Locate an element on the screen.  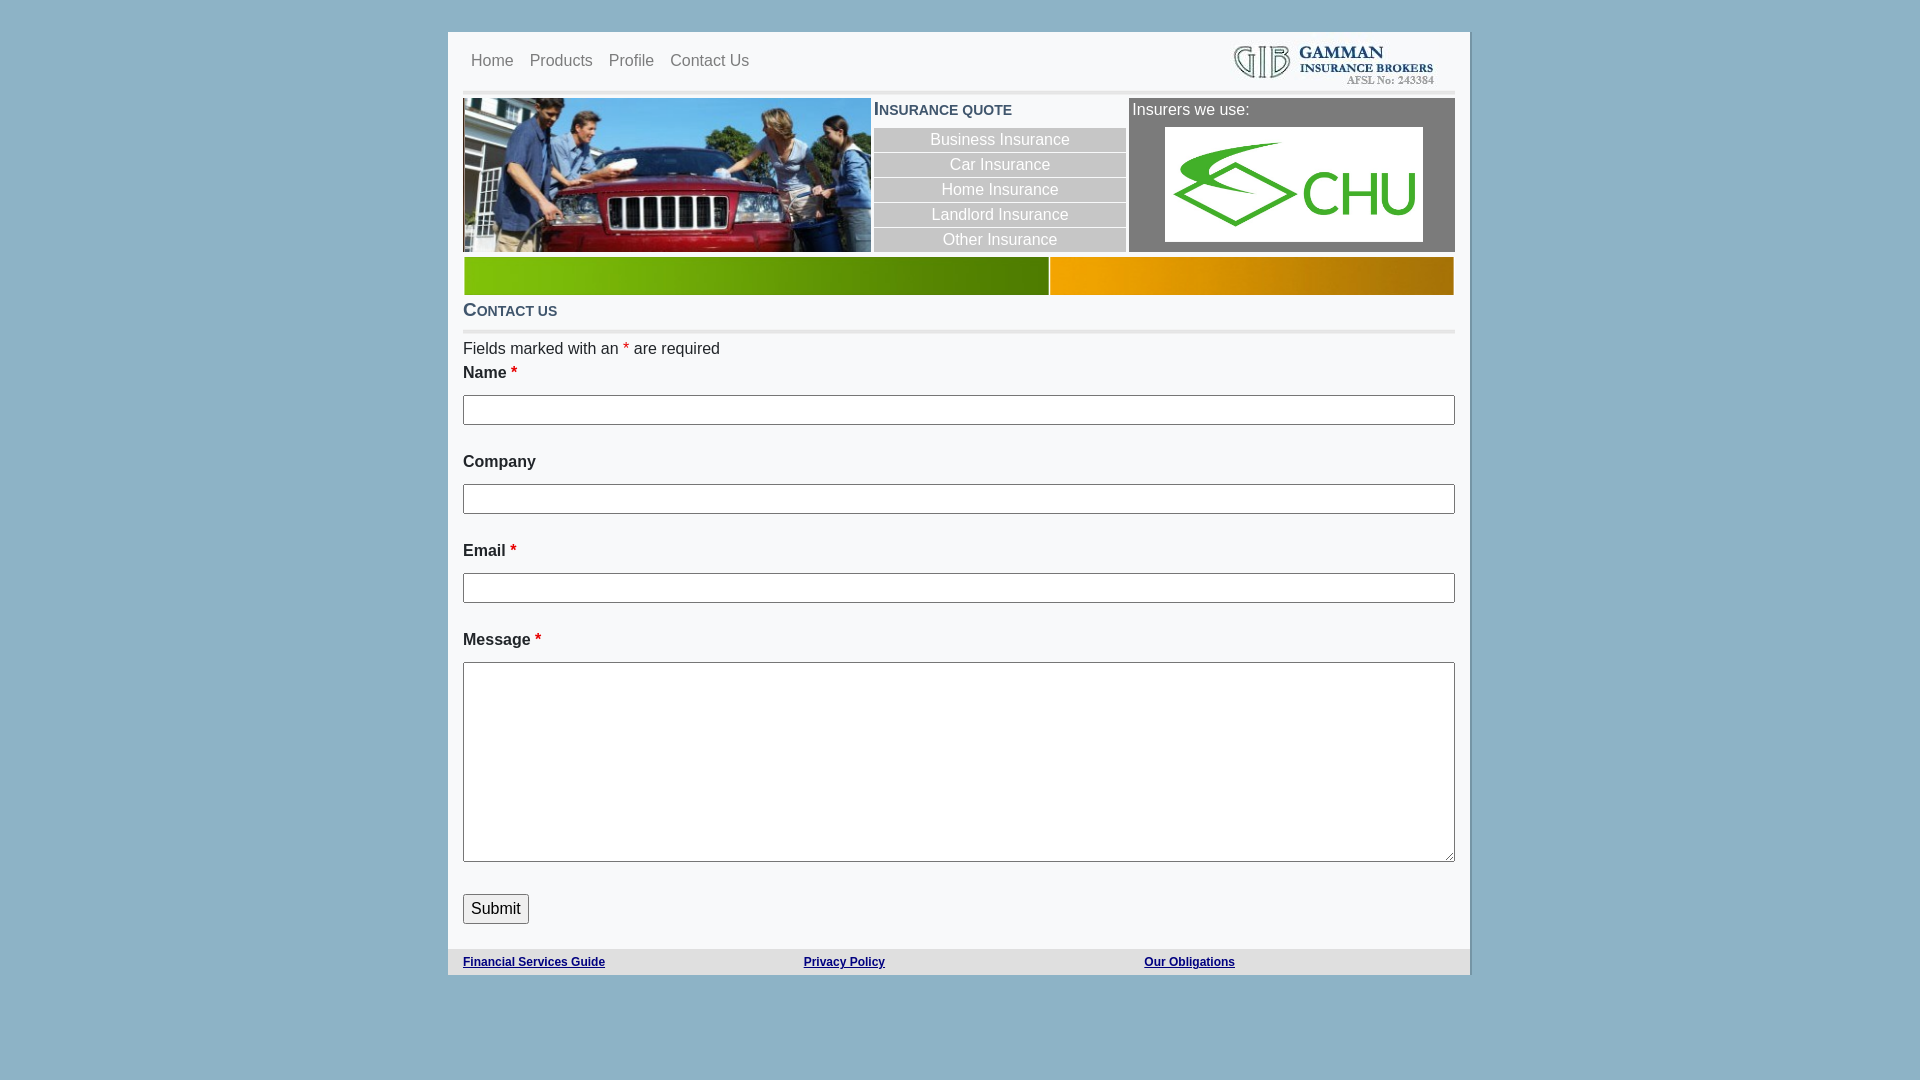
'Home' is located at coordinates (492, 60).